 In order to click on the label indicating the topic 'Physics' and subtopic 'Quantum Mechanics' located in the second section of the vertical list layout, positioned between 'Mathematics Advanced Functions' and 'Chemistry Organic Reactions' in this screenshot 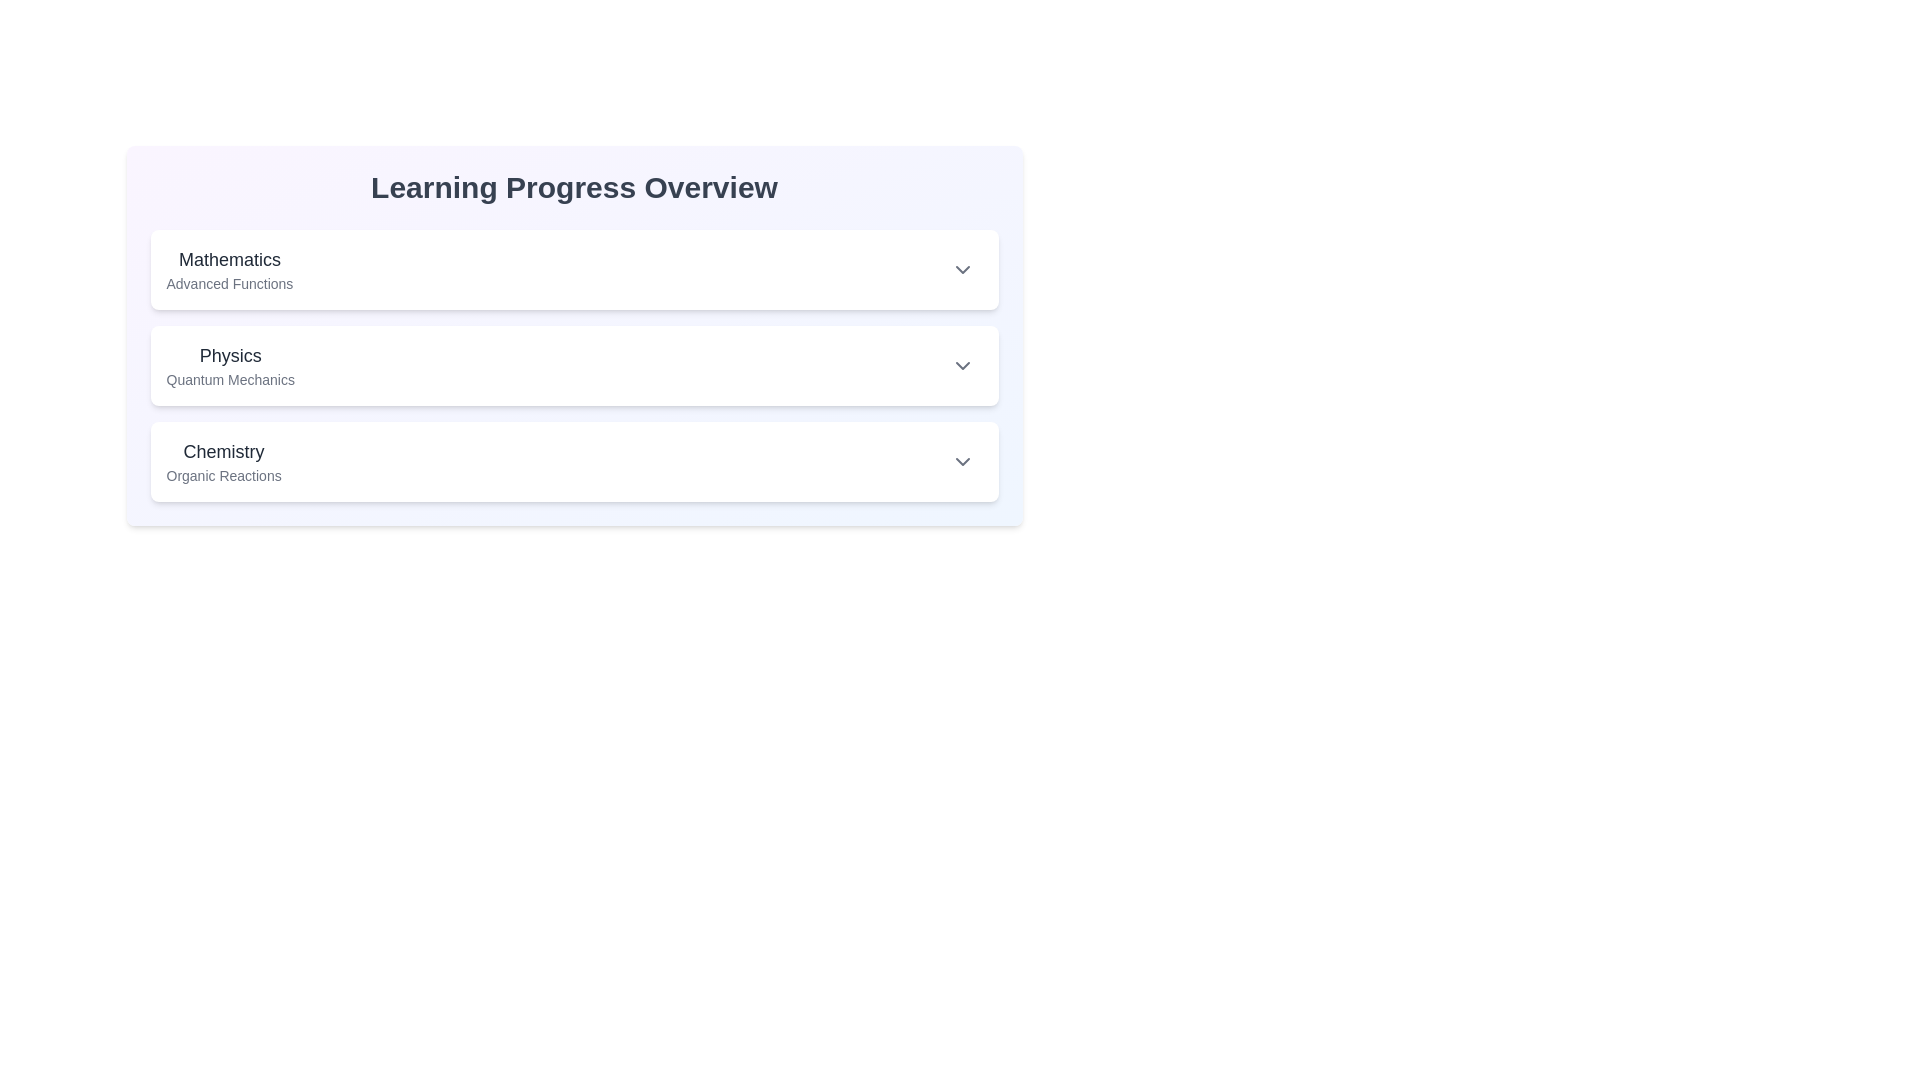, I will do `click(230, 366)`.